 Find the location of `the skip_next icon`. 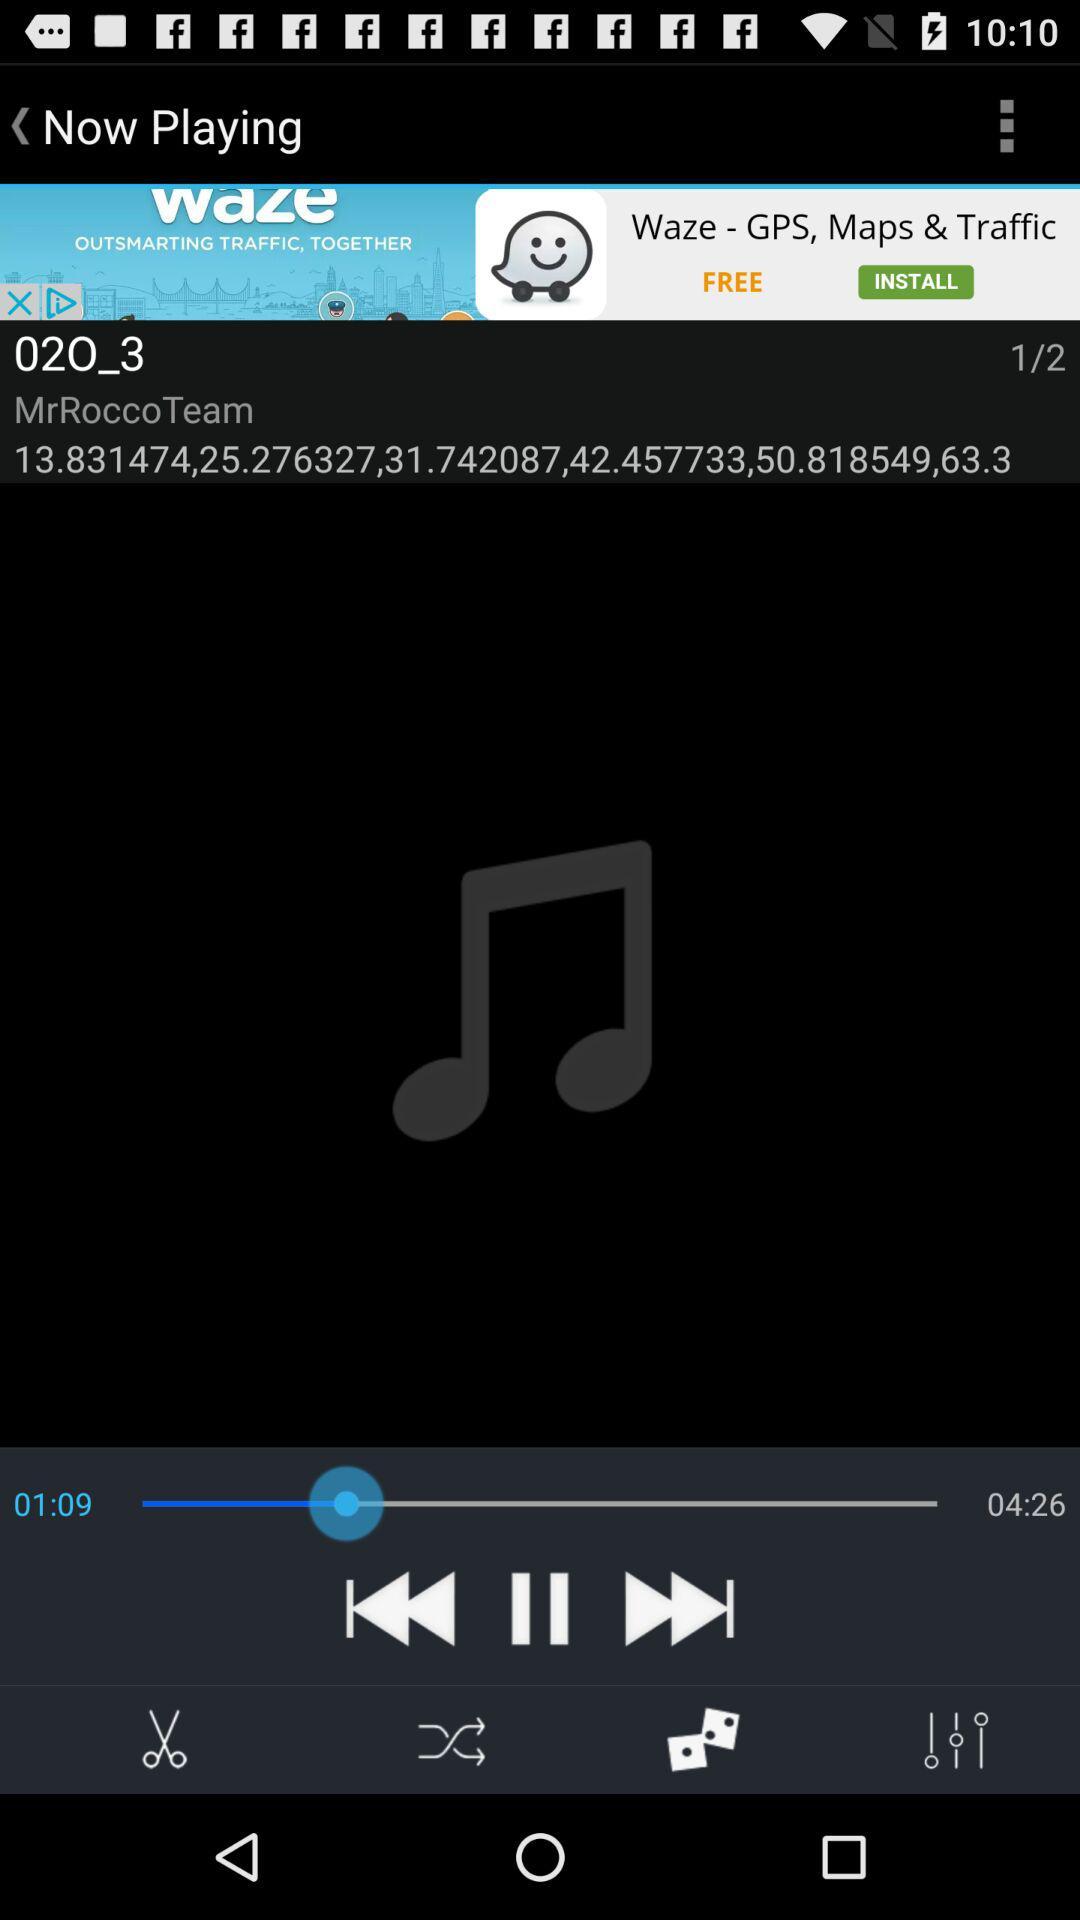

the skip_next icon is located at coordinates (678, 1720).